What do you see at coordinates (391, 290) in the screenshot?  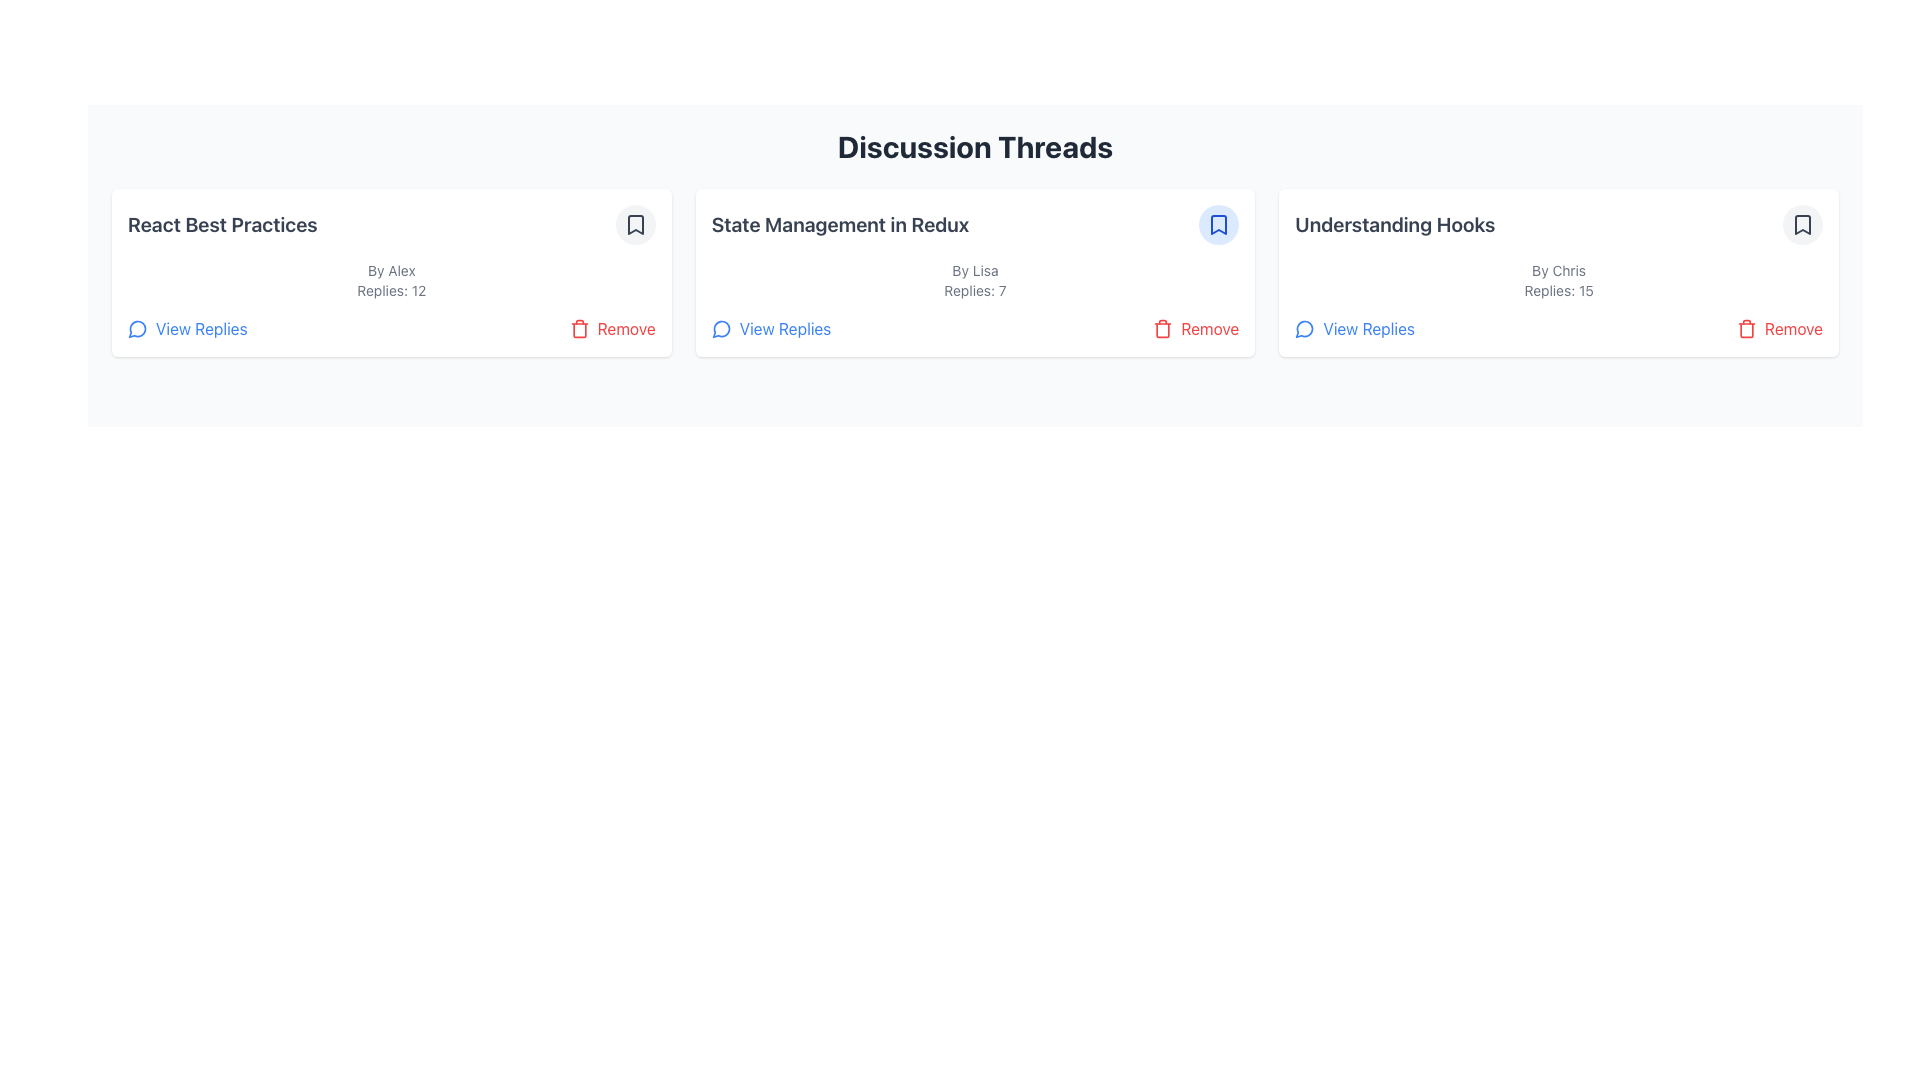 I see `the text label displaying '12 replies' for the 'React Best Practices' discussion thread, located below 'By Alex' and above 'View Replies' and 'Remove' actions` at bounding box center [391, 290].